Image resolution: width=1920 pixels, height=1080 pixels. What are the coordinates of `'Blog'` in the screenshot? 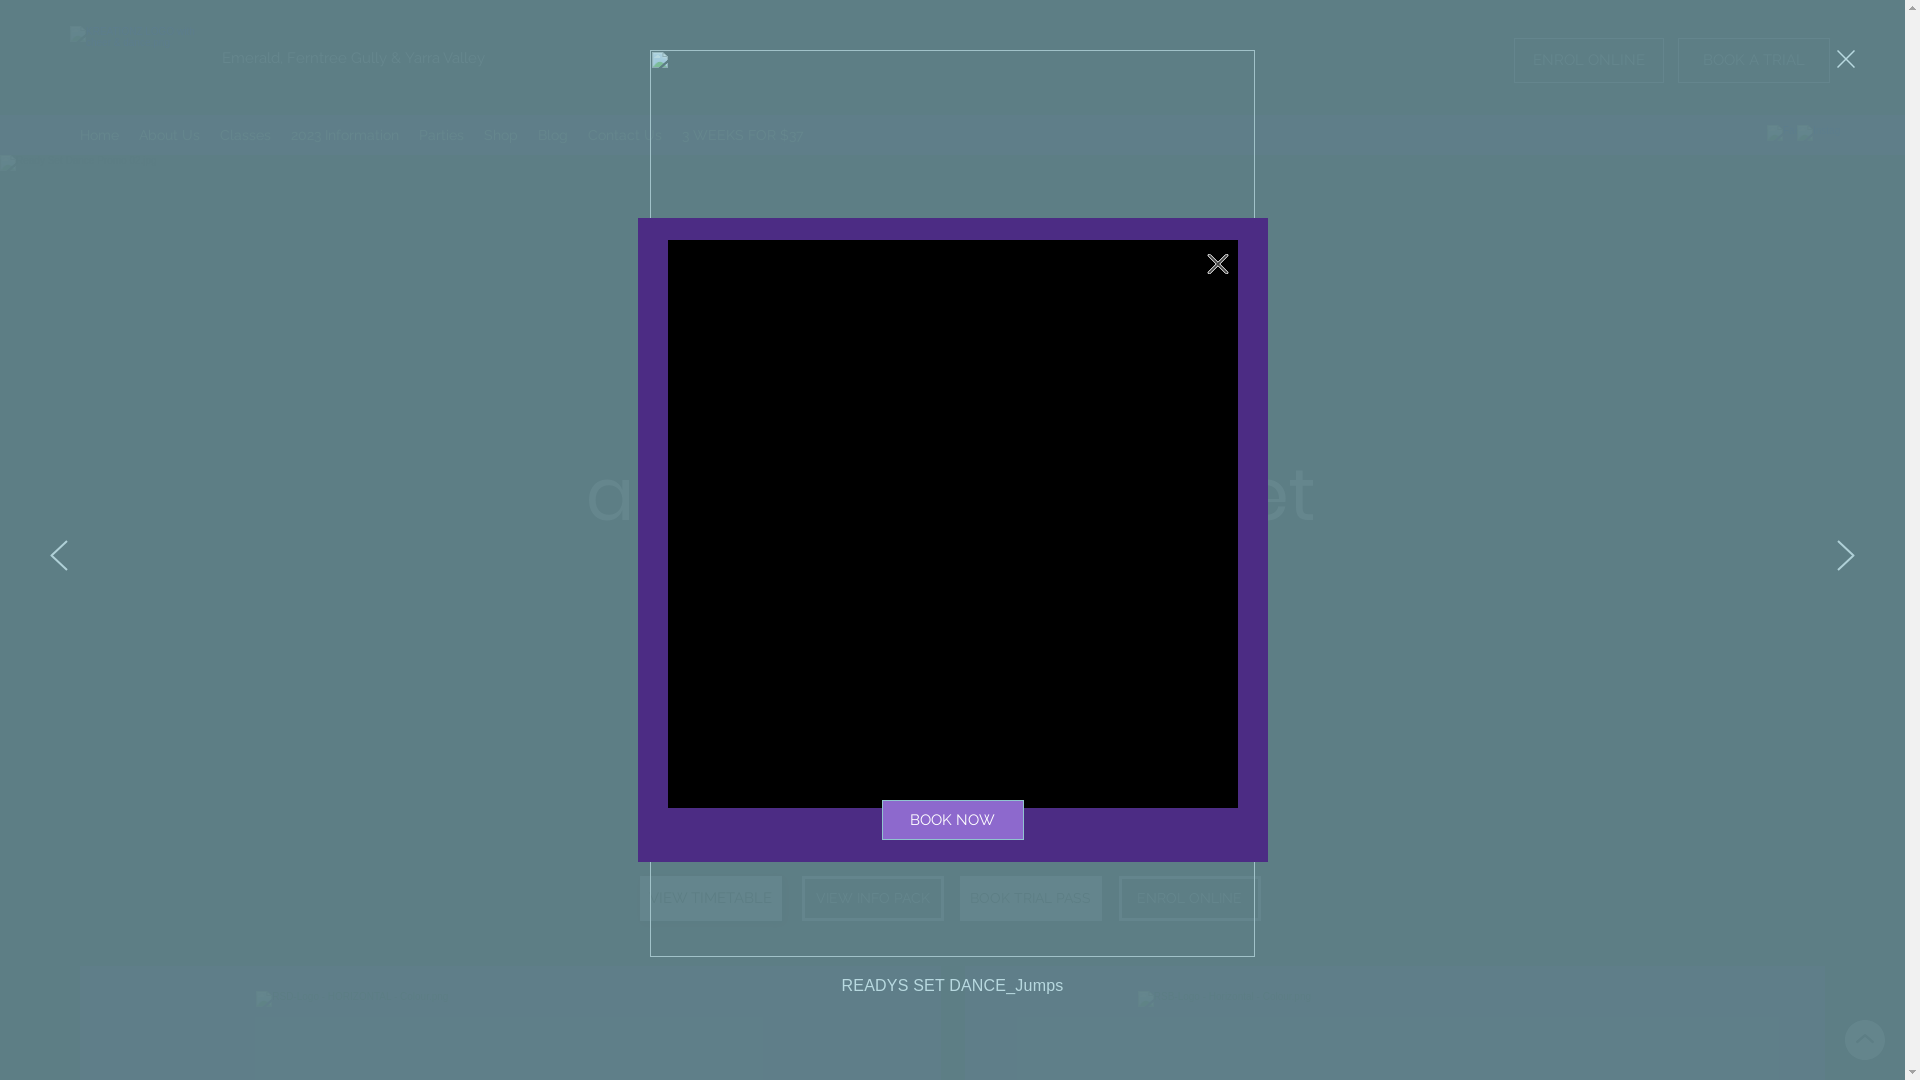 It's located at (552, 135).